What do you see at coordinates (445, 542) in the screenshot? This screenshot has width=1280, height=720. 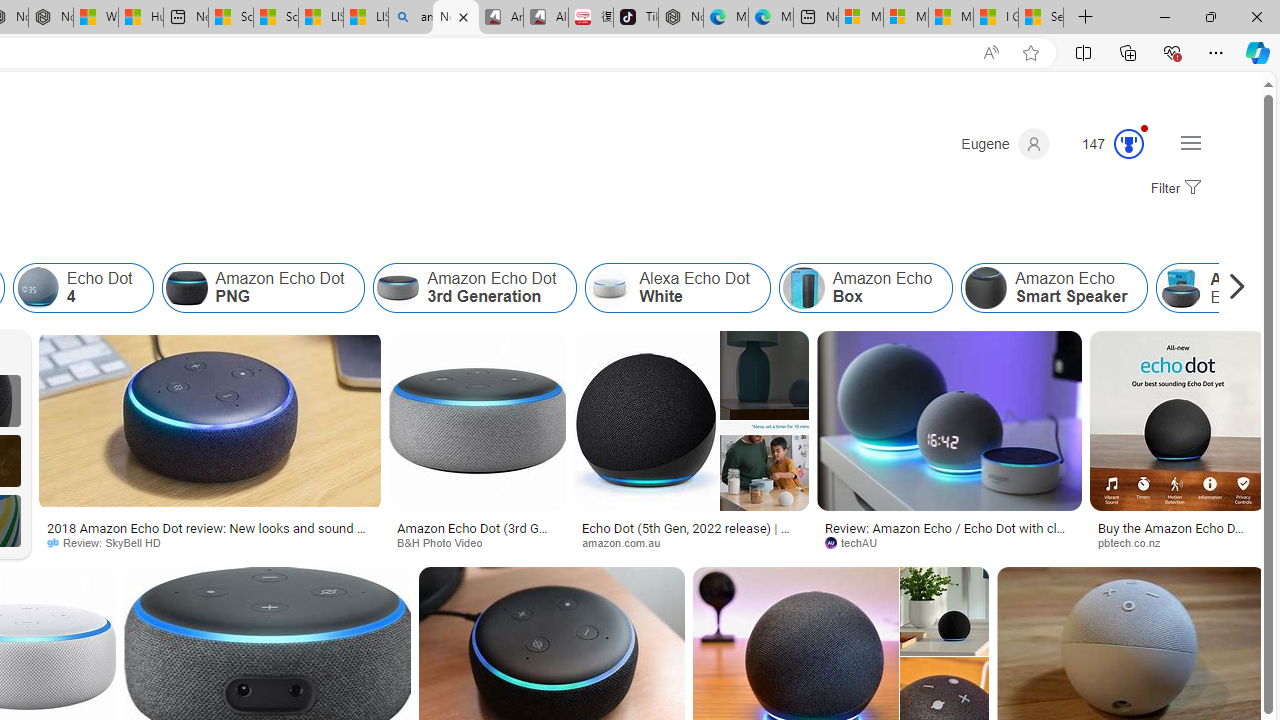 I see `'B&H Photo Video'` at bounding box center [445, 542].